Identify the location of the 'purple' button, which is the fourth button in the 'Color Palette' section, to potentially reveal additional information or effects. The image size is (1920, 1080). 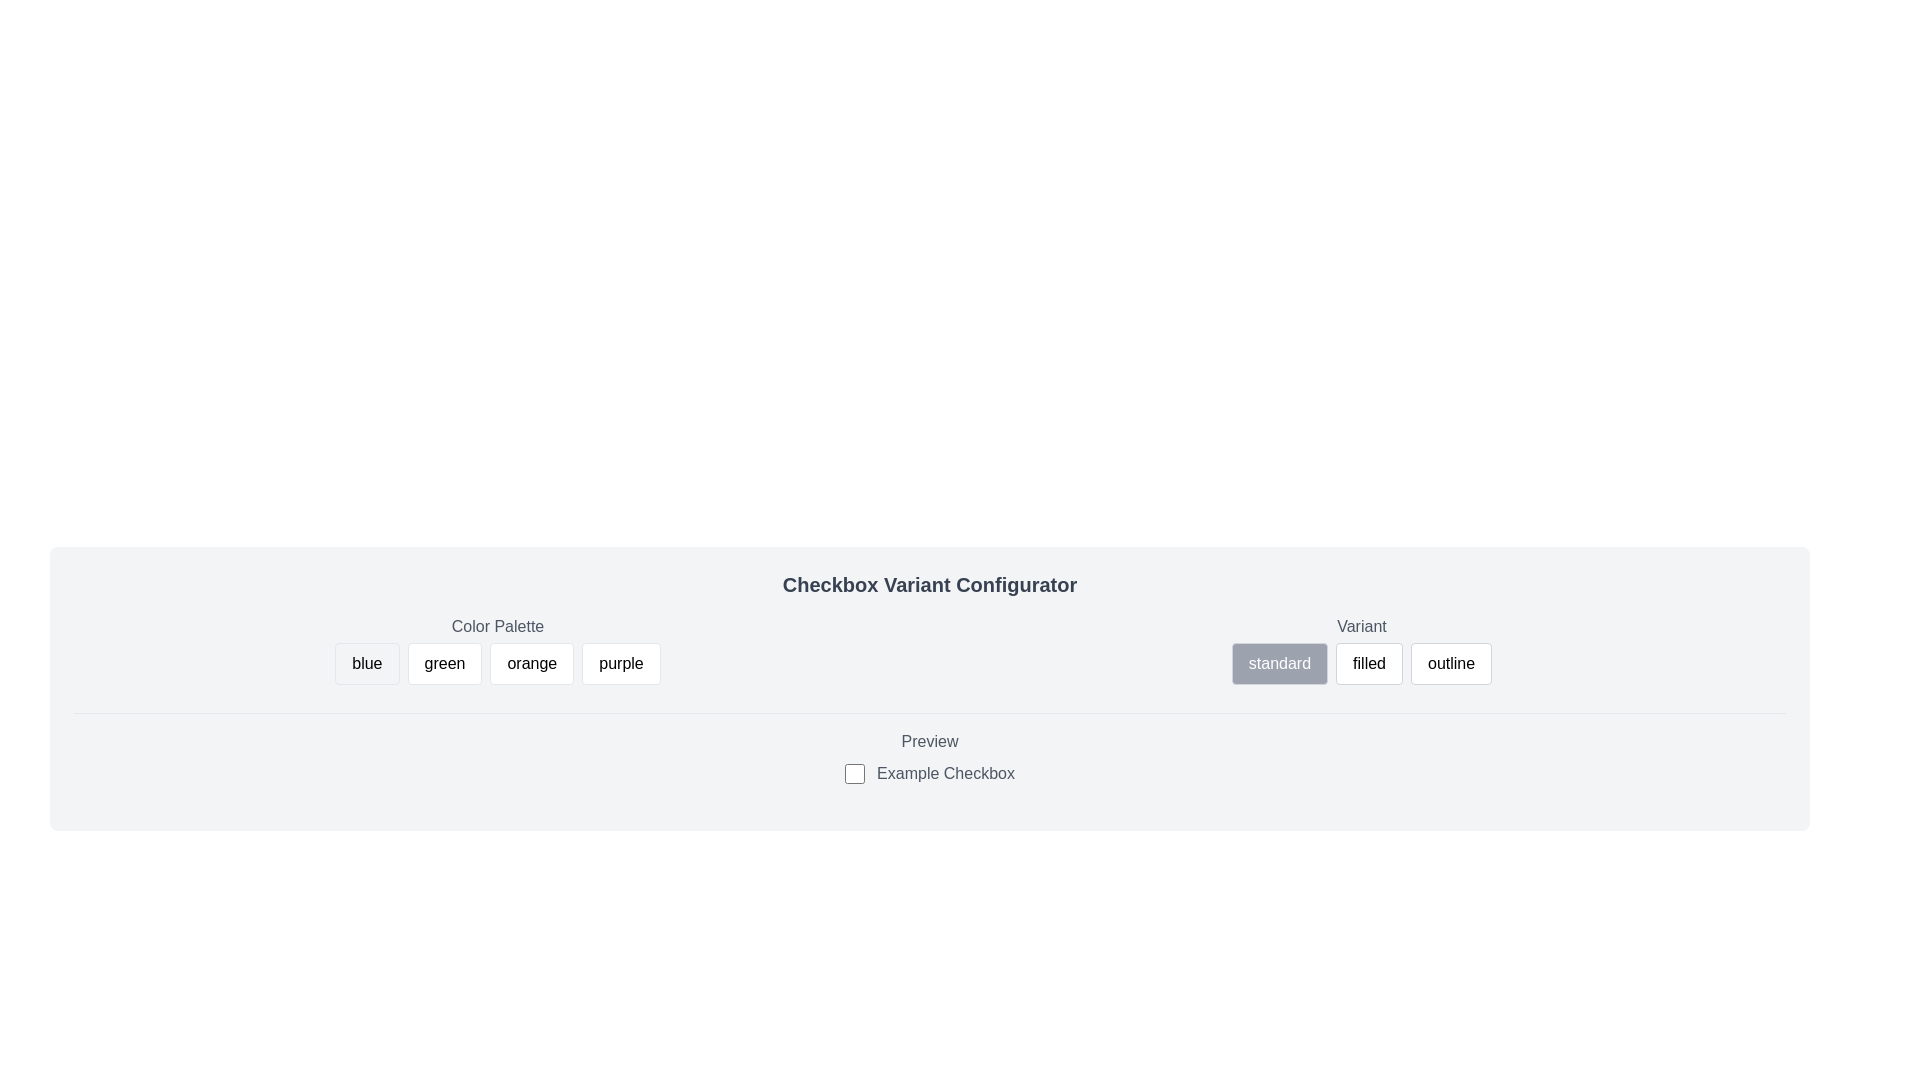
(620, 663).